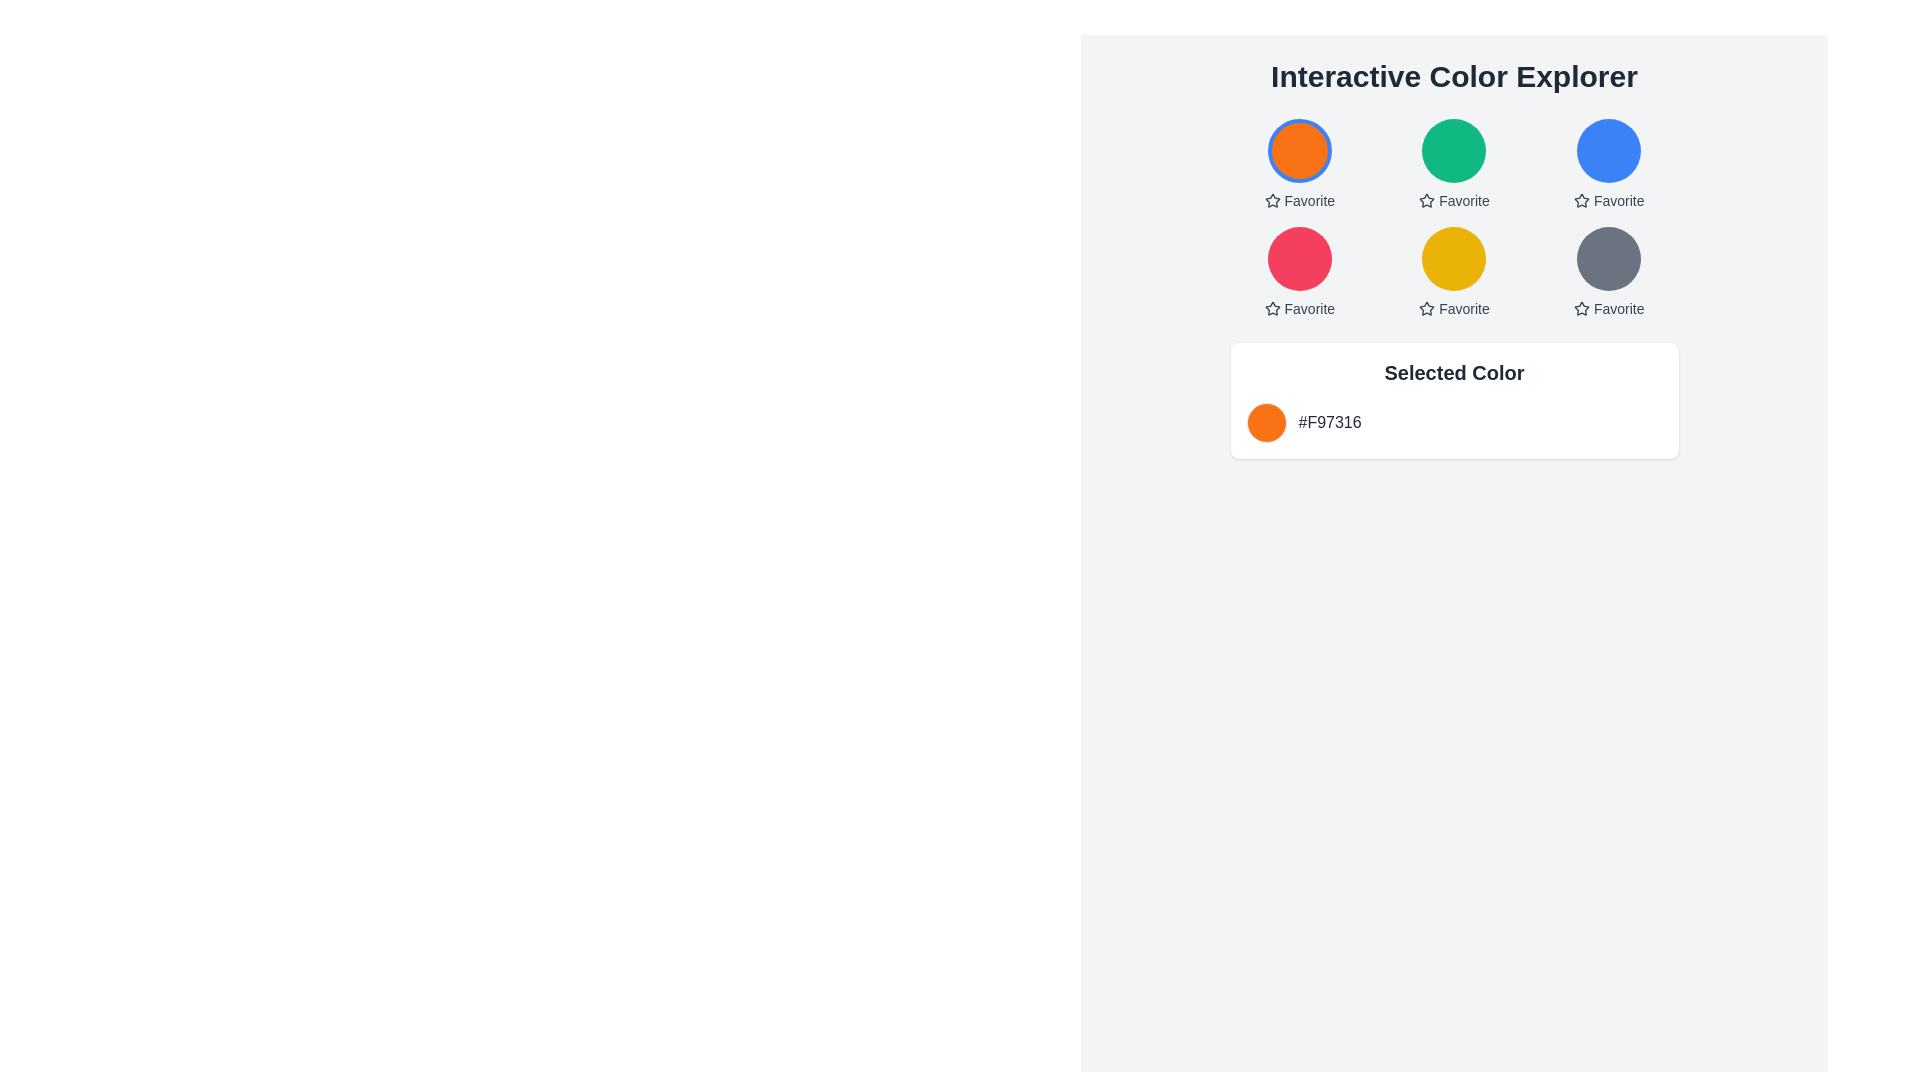 The image size is (1920, 1080). Describe the element at coordinates (1271, 308) in the screenshot. I see `the favorite indicator button (star) located in the second row, first column of the color selector grid` at that location.